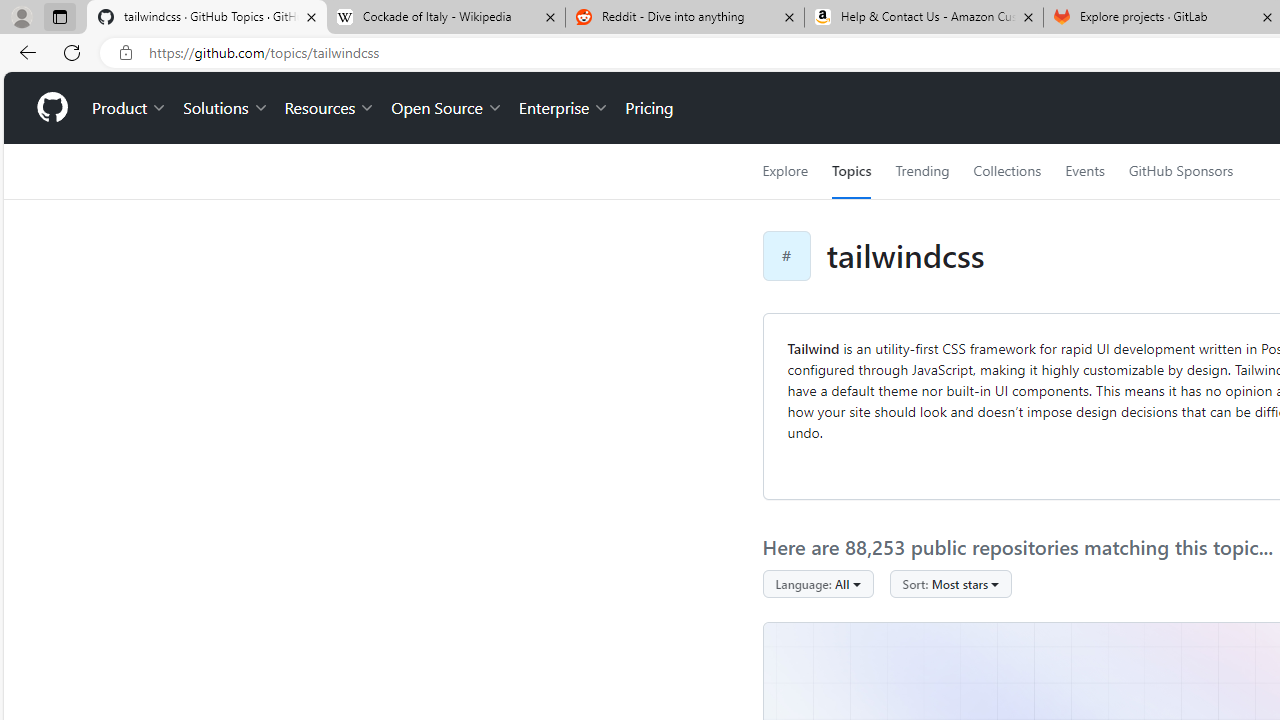 This screenshot has height=720, width=1280. I want to click on 'Language: All', so click(817, 584).